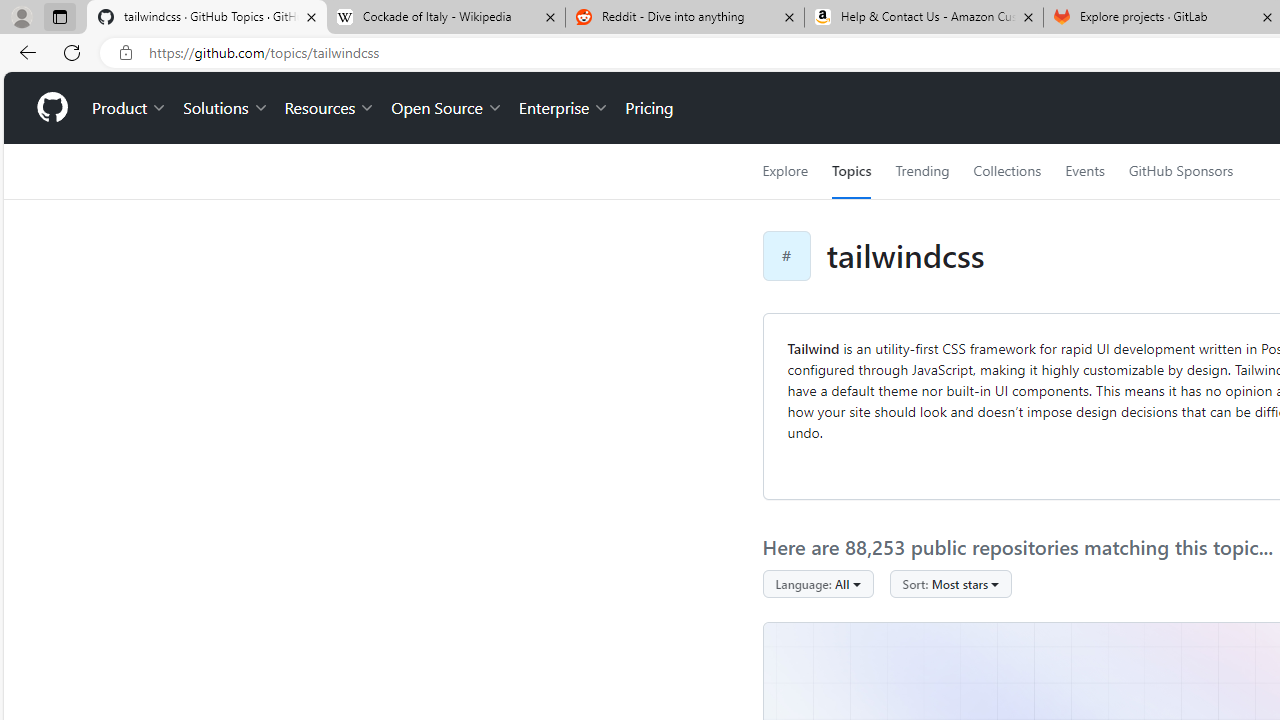 This screenshot has height=720, width=1280. I want to click on 'Language: All', so click(817, 584).